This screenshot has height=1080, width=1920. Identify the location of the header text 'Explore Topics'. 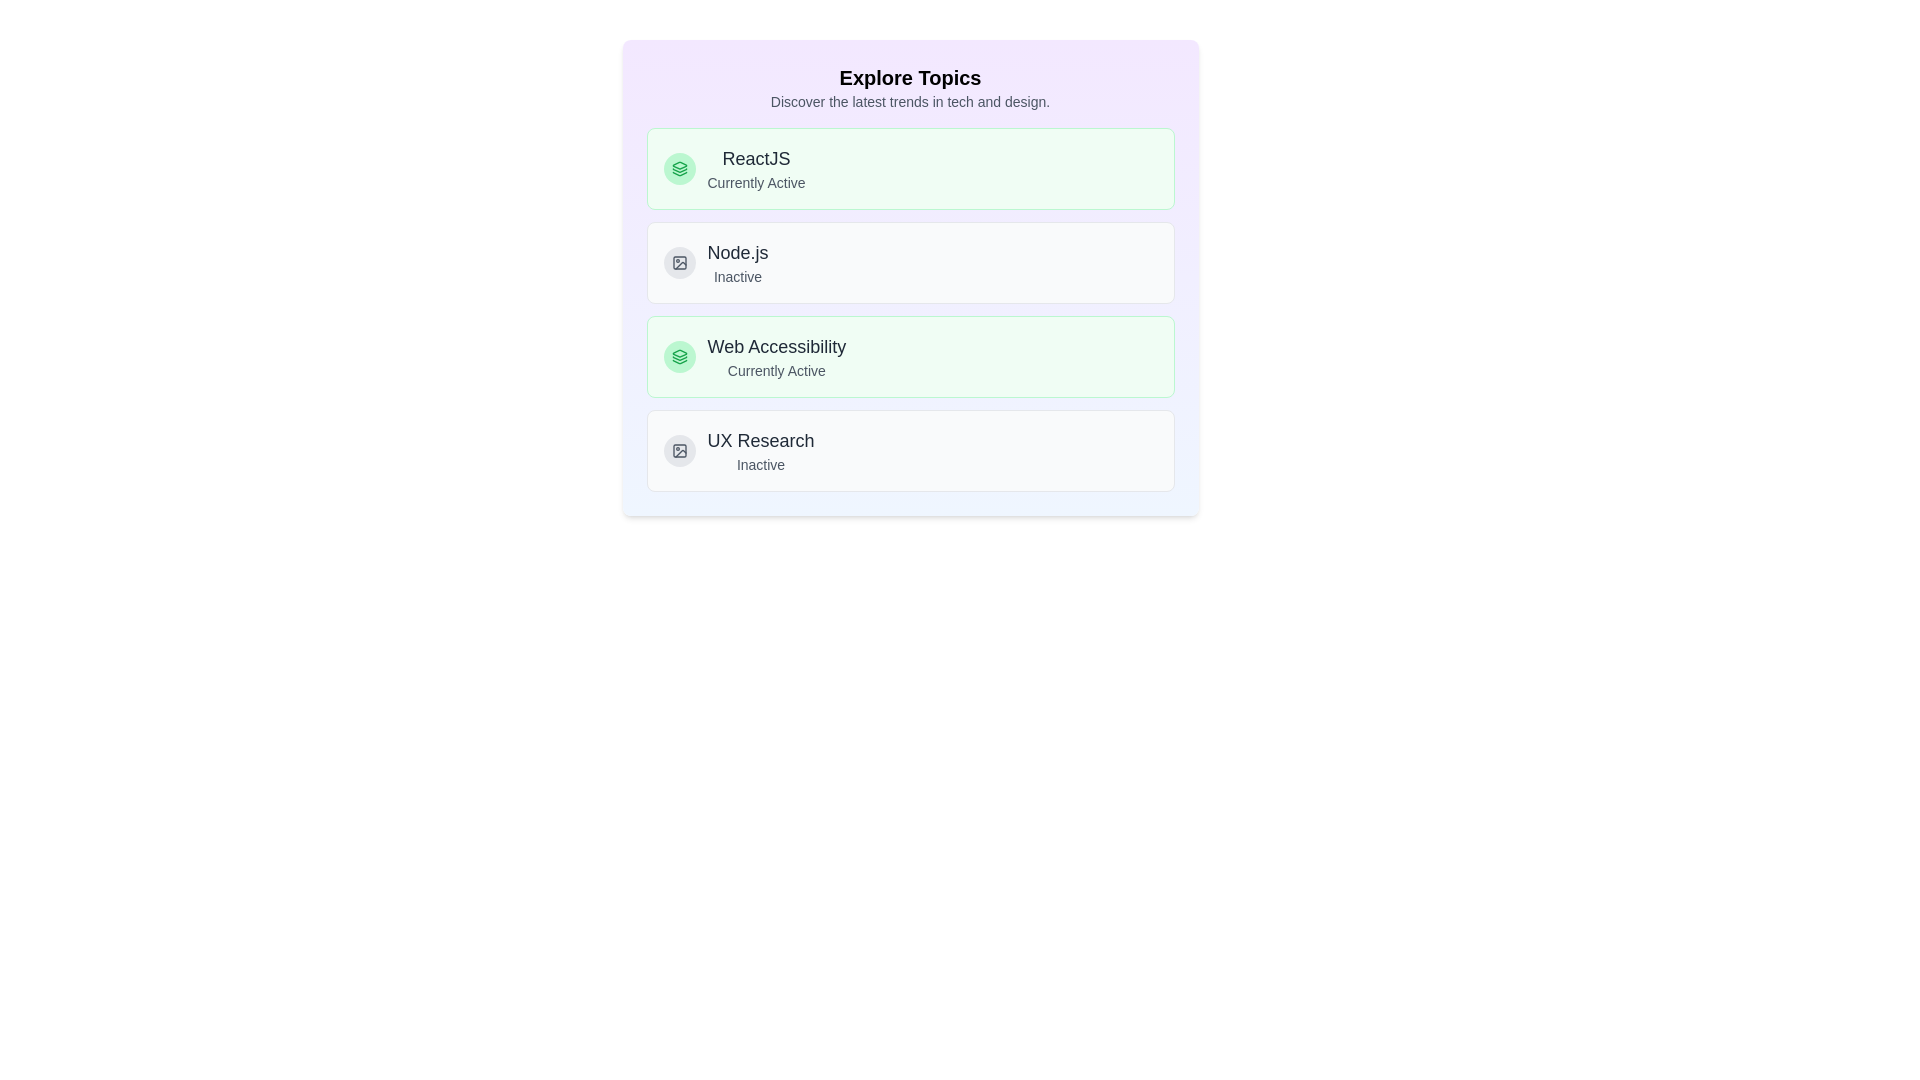
(909, 76).